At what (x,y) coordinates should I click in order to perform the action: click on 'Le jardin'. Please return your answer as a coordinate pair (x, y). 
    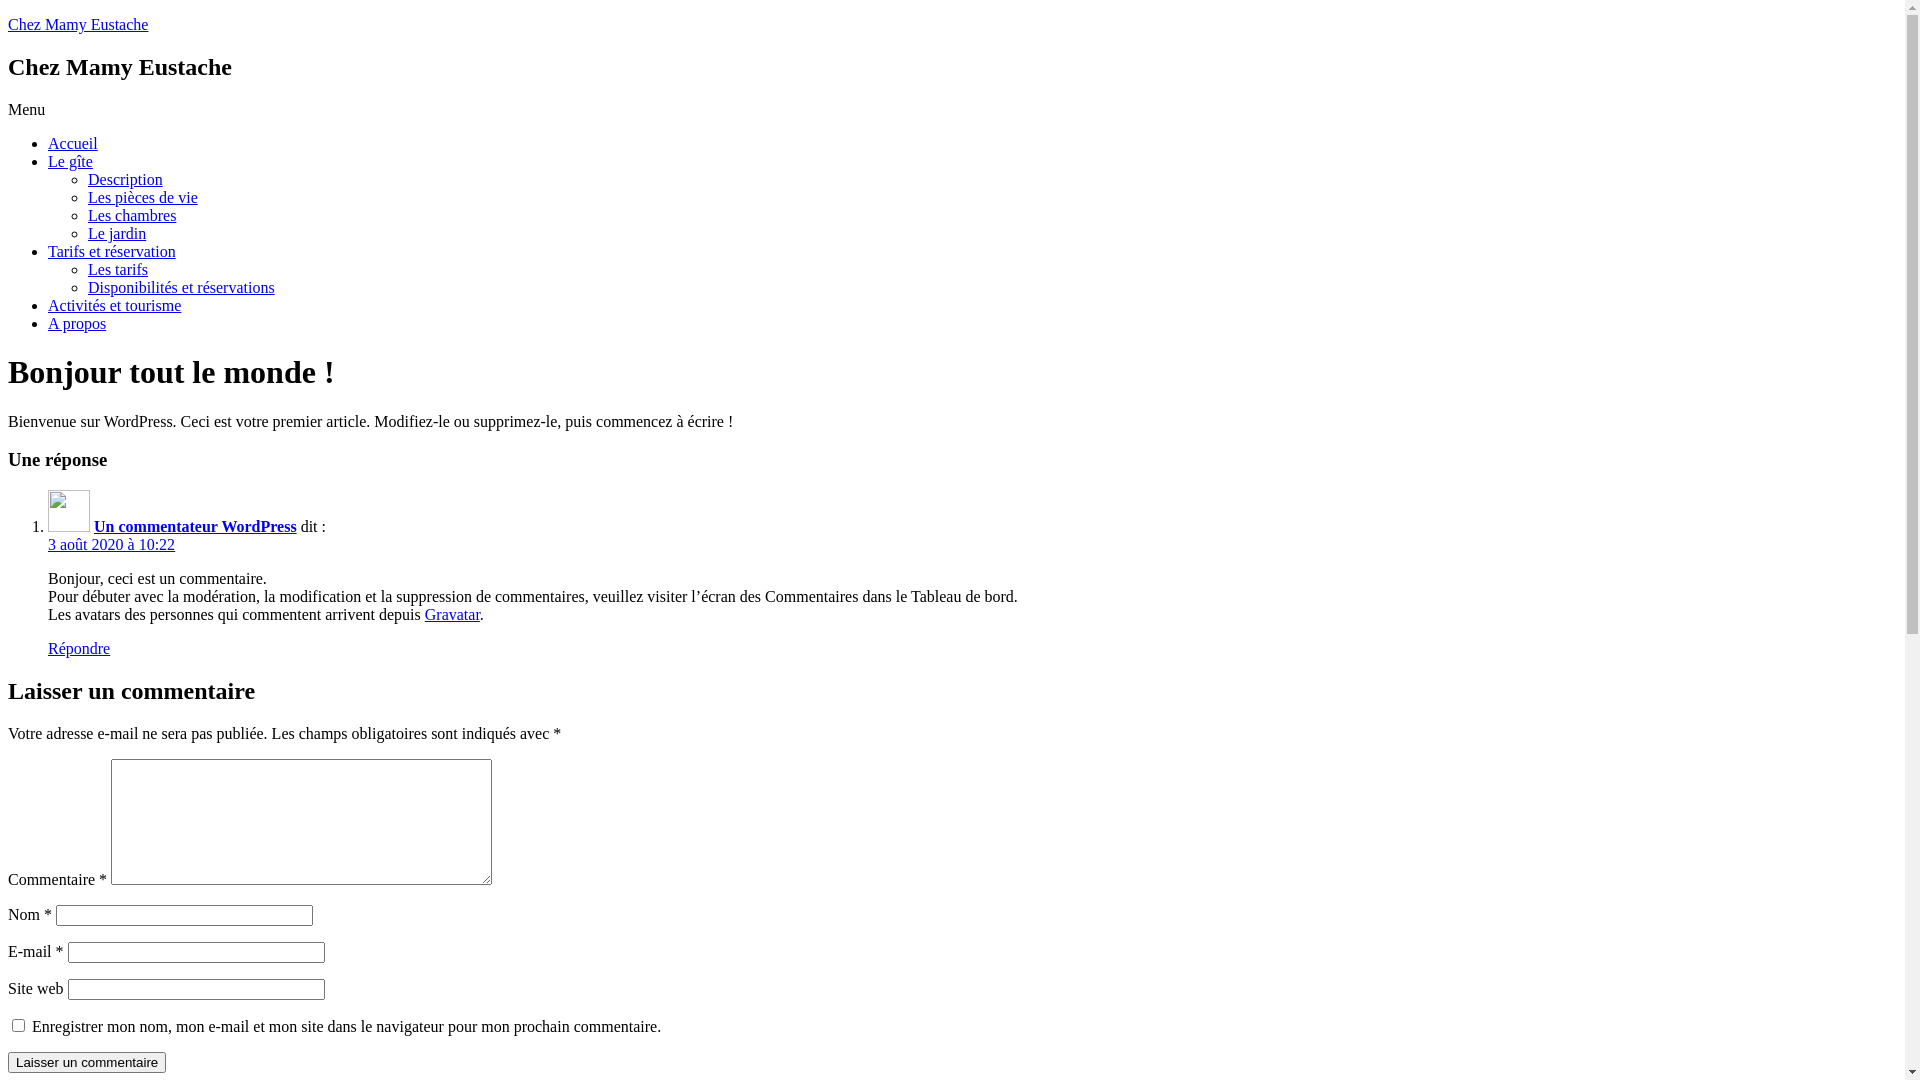
    Looking at the image, I should click on (115, 232).